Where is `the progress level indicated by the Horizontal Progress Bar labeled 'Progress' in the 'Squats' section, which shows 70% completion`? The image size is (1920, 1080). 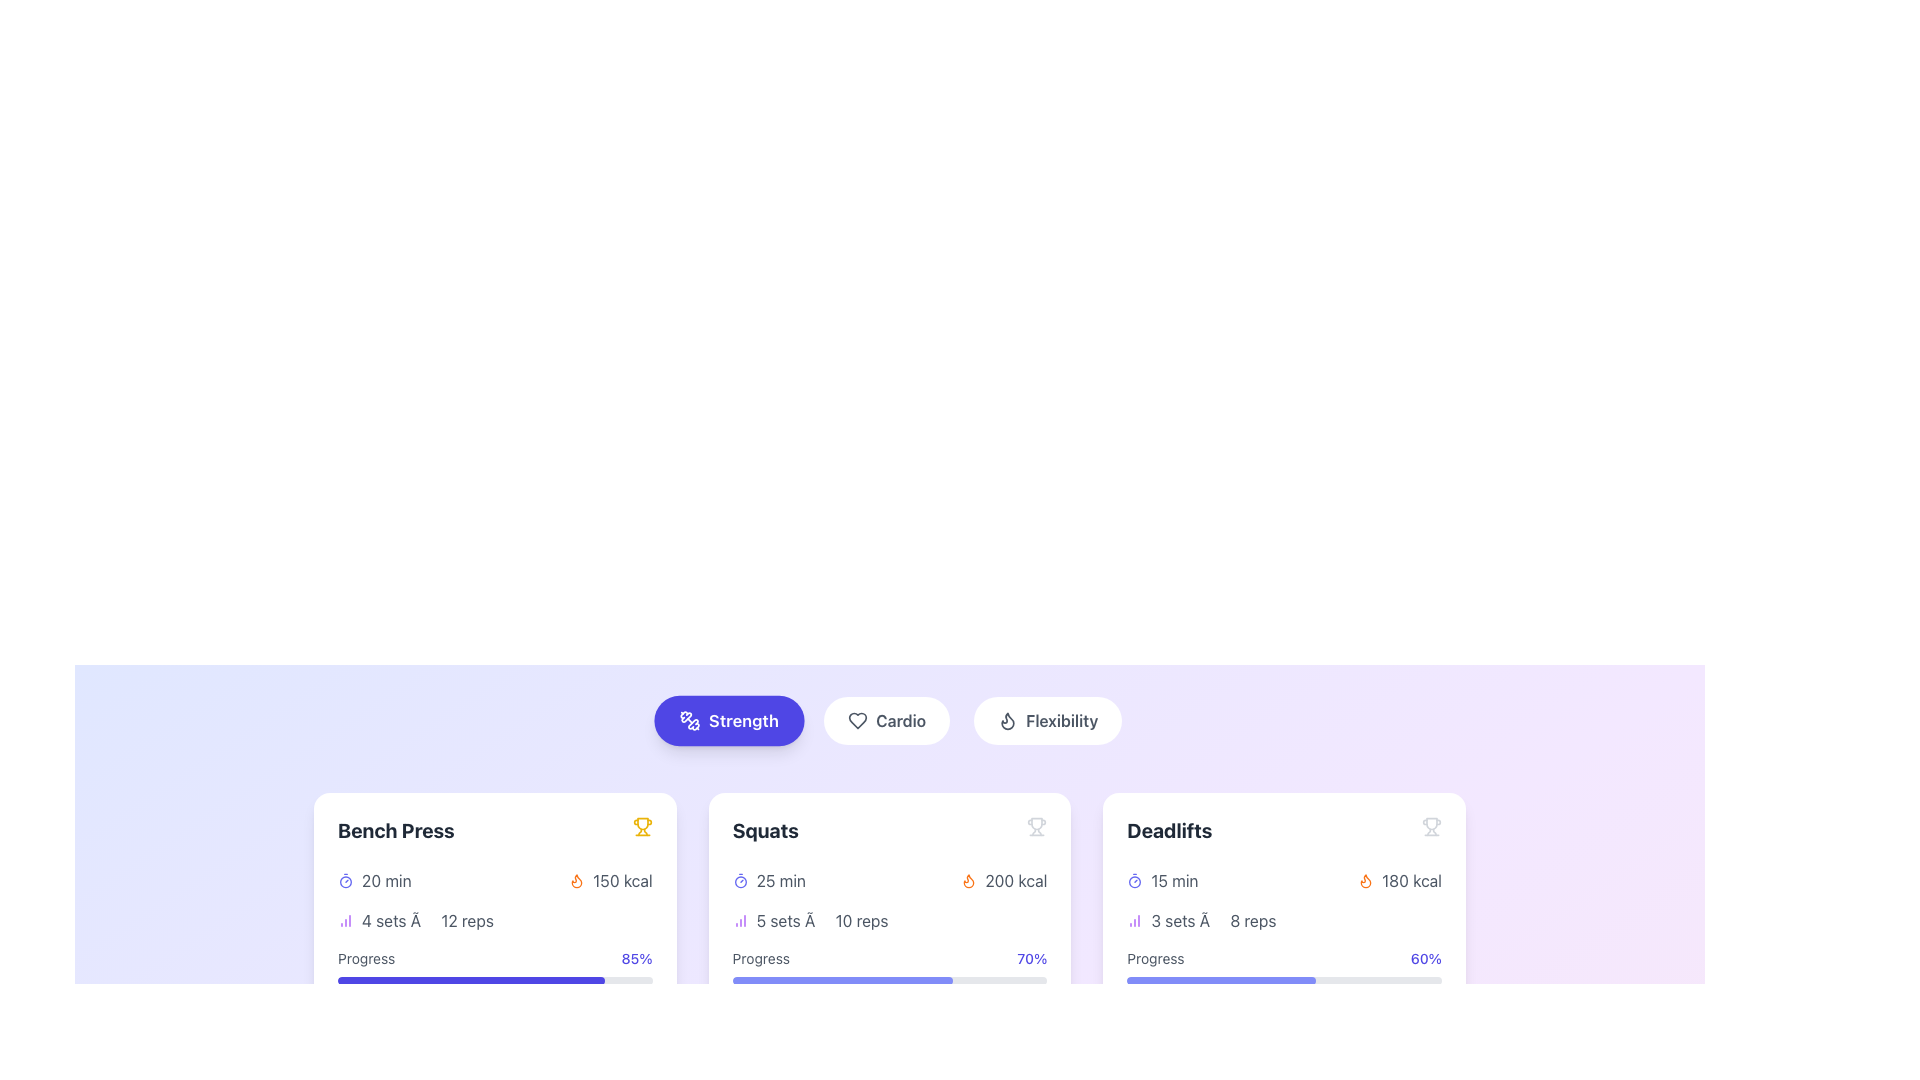
the progress level indicated by the Horizontal Progress Bar labeled 'Progress' in the 'Squats' section, which shows 70% completion is located at coordinates (842, 979).